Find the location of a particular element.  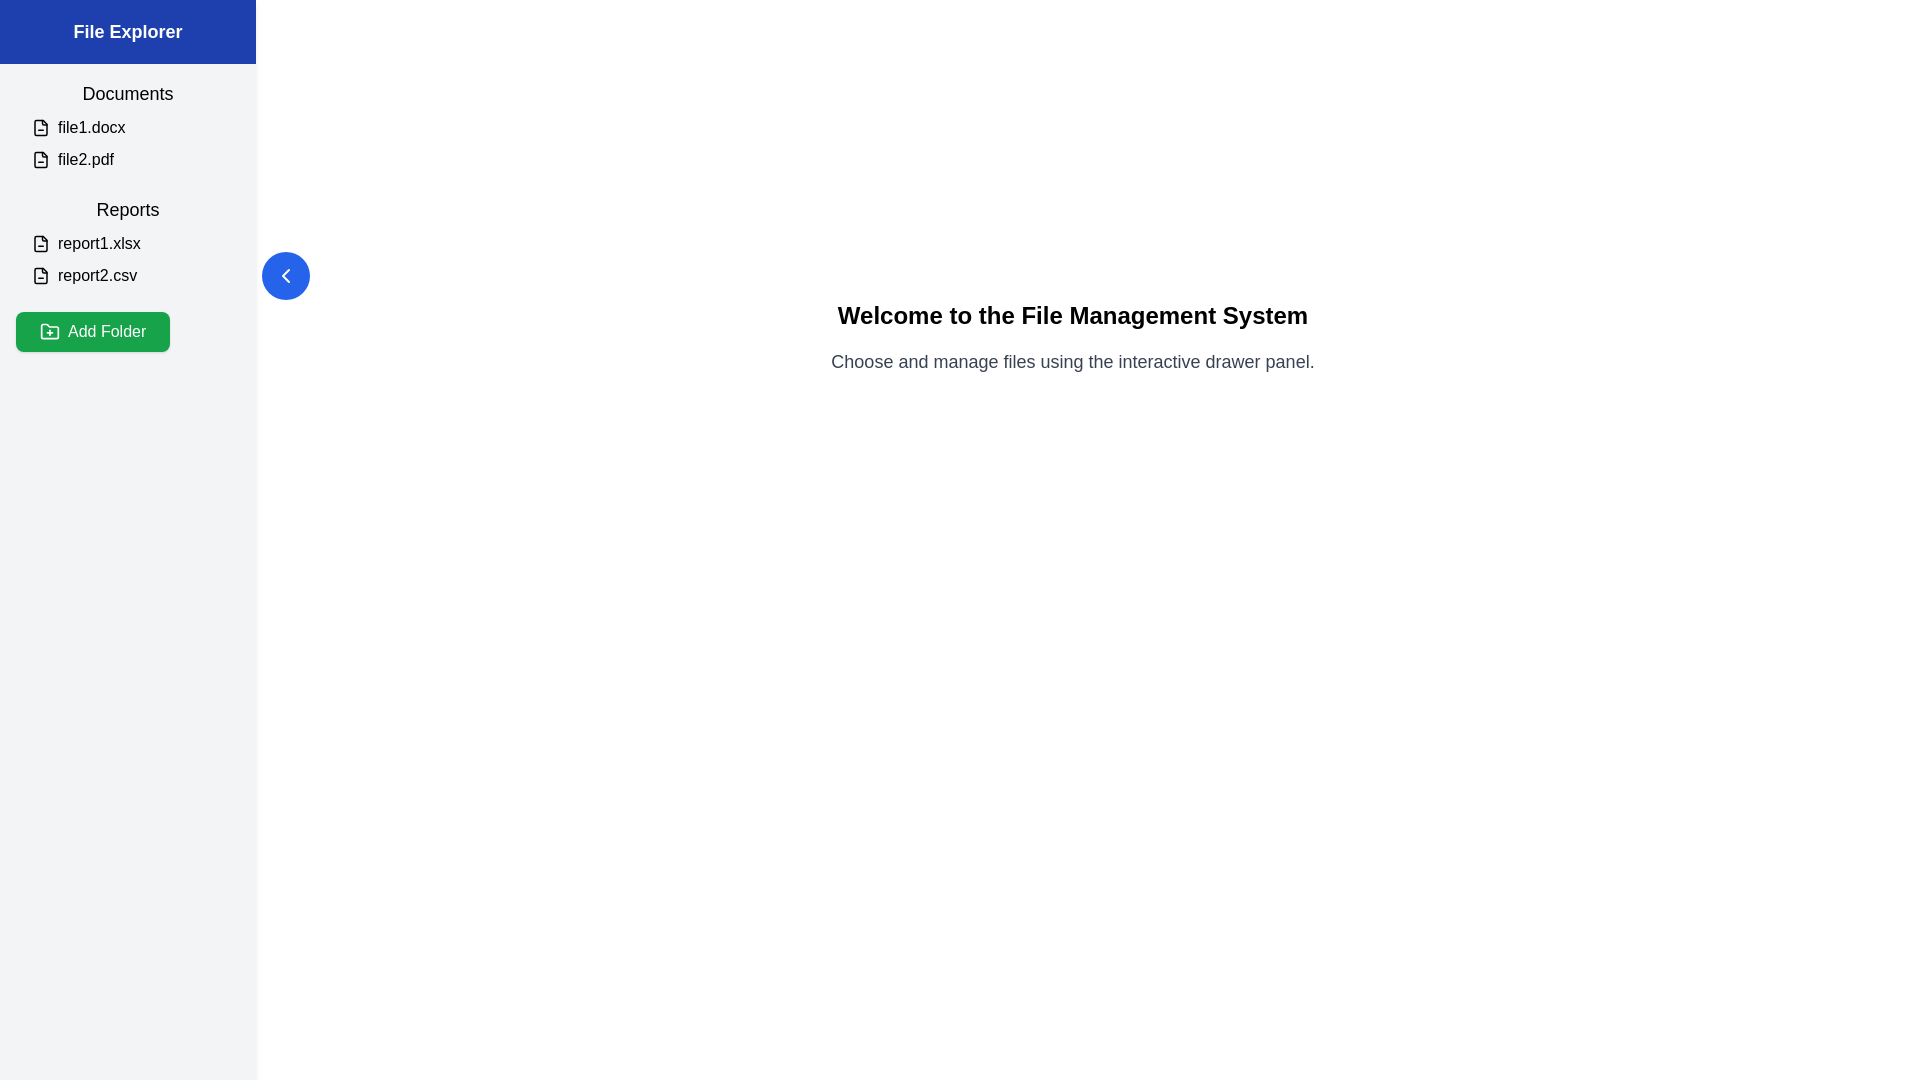

the document-like icon in the 'Reports' section, which is located below the 'Documents' section and precedes the text 'report1.xlsx' is located at coordinates (41, 242).